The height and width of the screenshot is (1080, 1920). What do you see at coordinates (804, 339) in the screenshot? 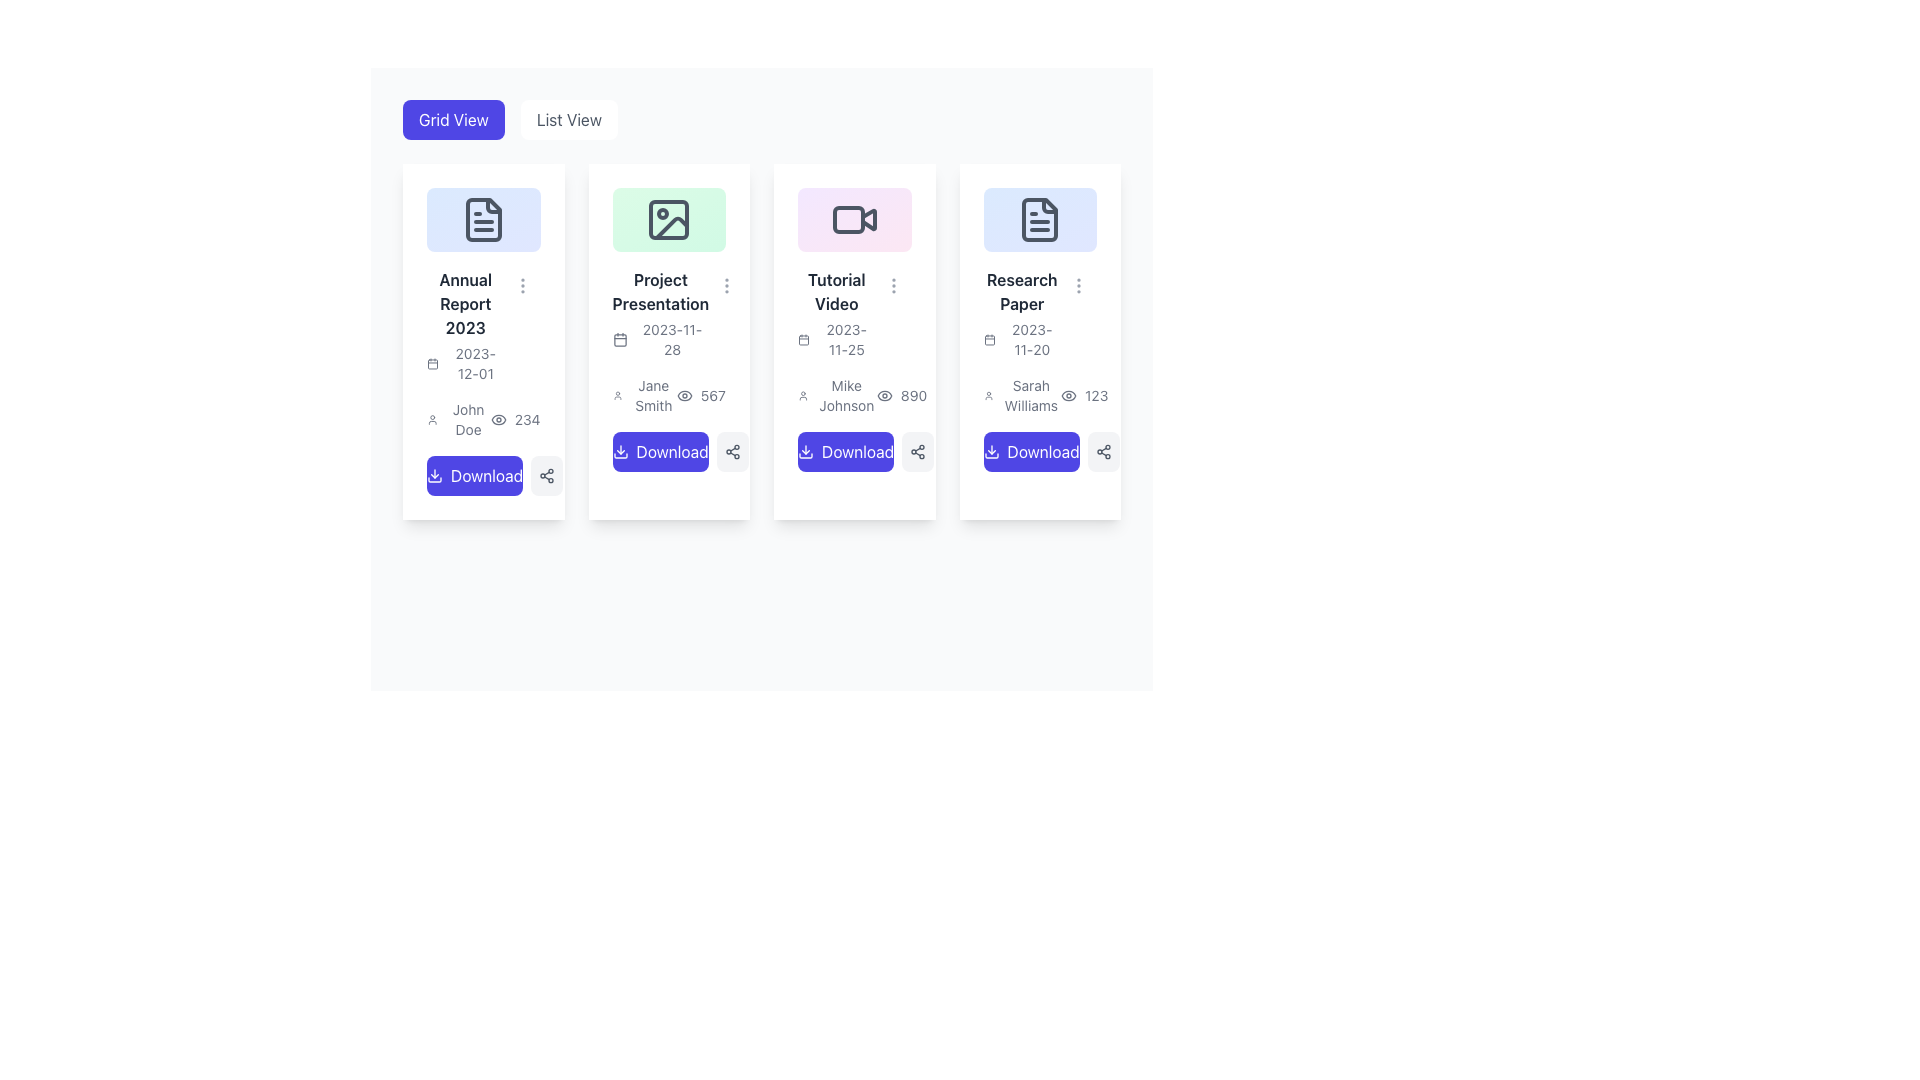
I see `the decorative component of the calendar icon located in the 'Tutorial Video' card in the third position of the layout's row of cards` at bounding box center [804, 339].